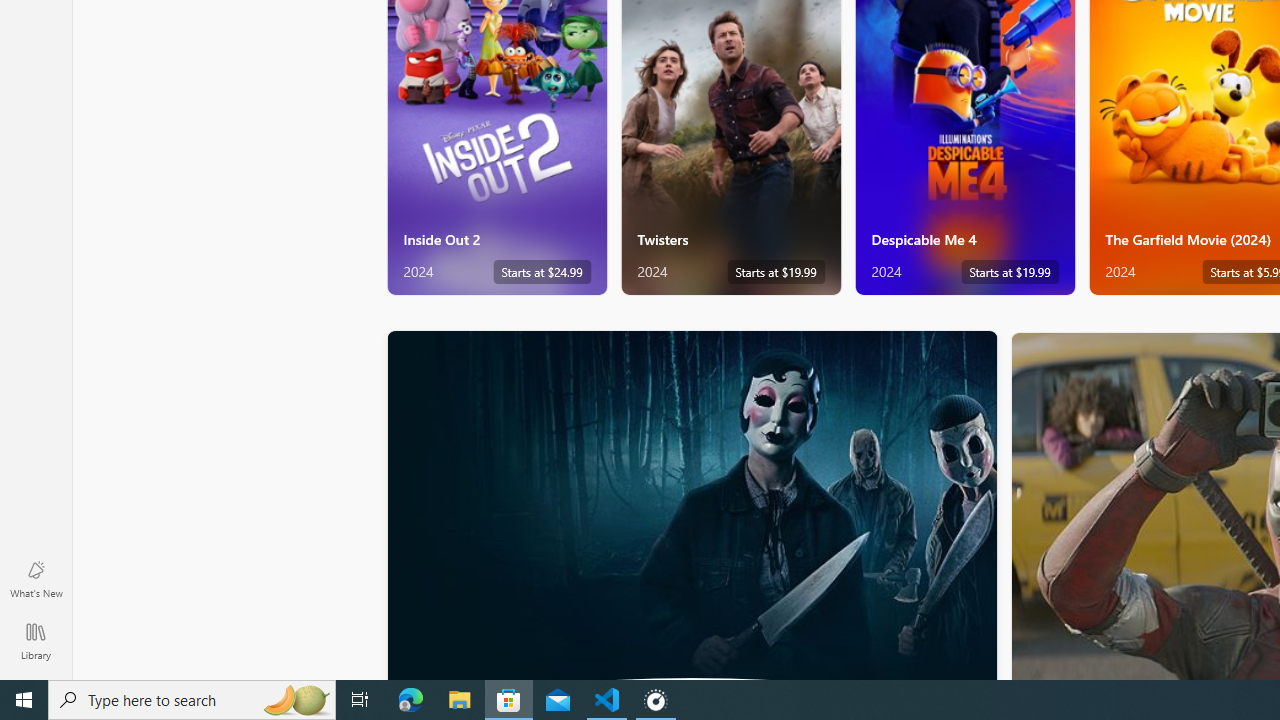 The height and width of the screenshot is (720, 1280). I want to click on 'Horror', so click(692, 503).